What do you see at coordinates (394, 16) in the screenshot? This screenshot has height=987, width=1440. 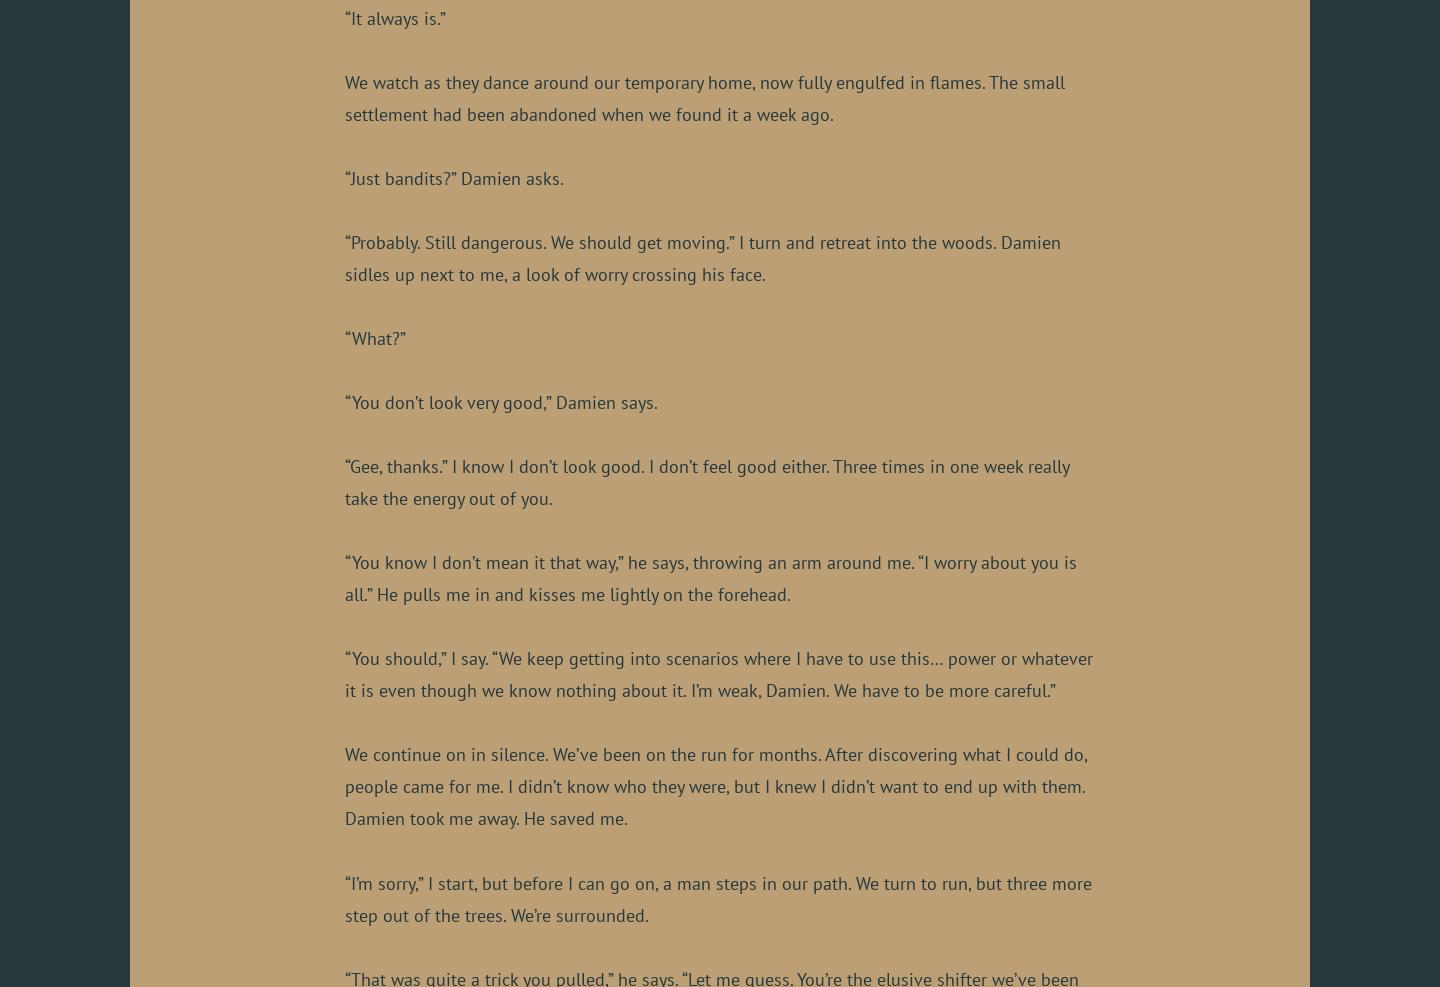 I see `'“It always is.”'` at bounding box center [394, 16].